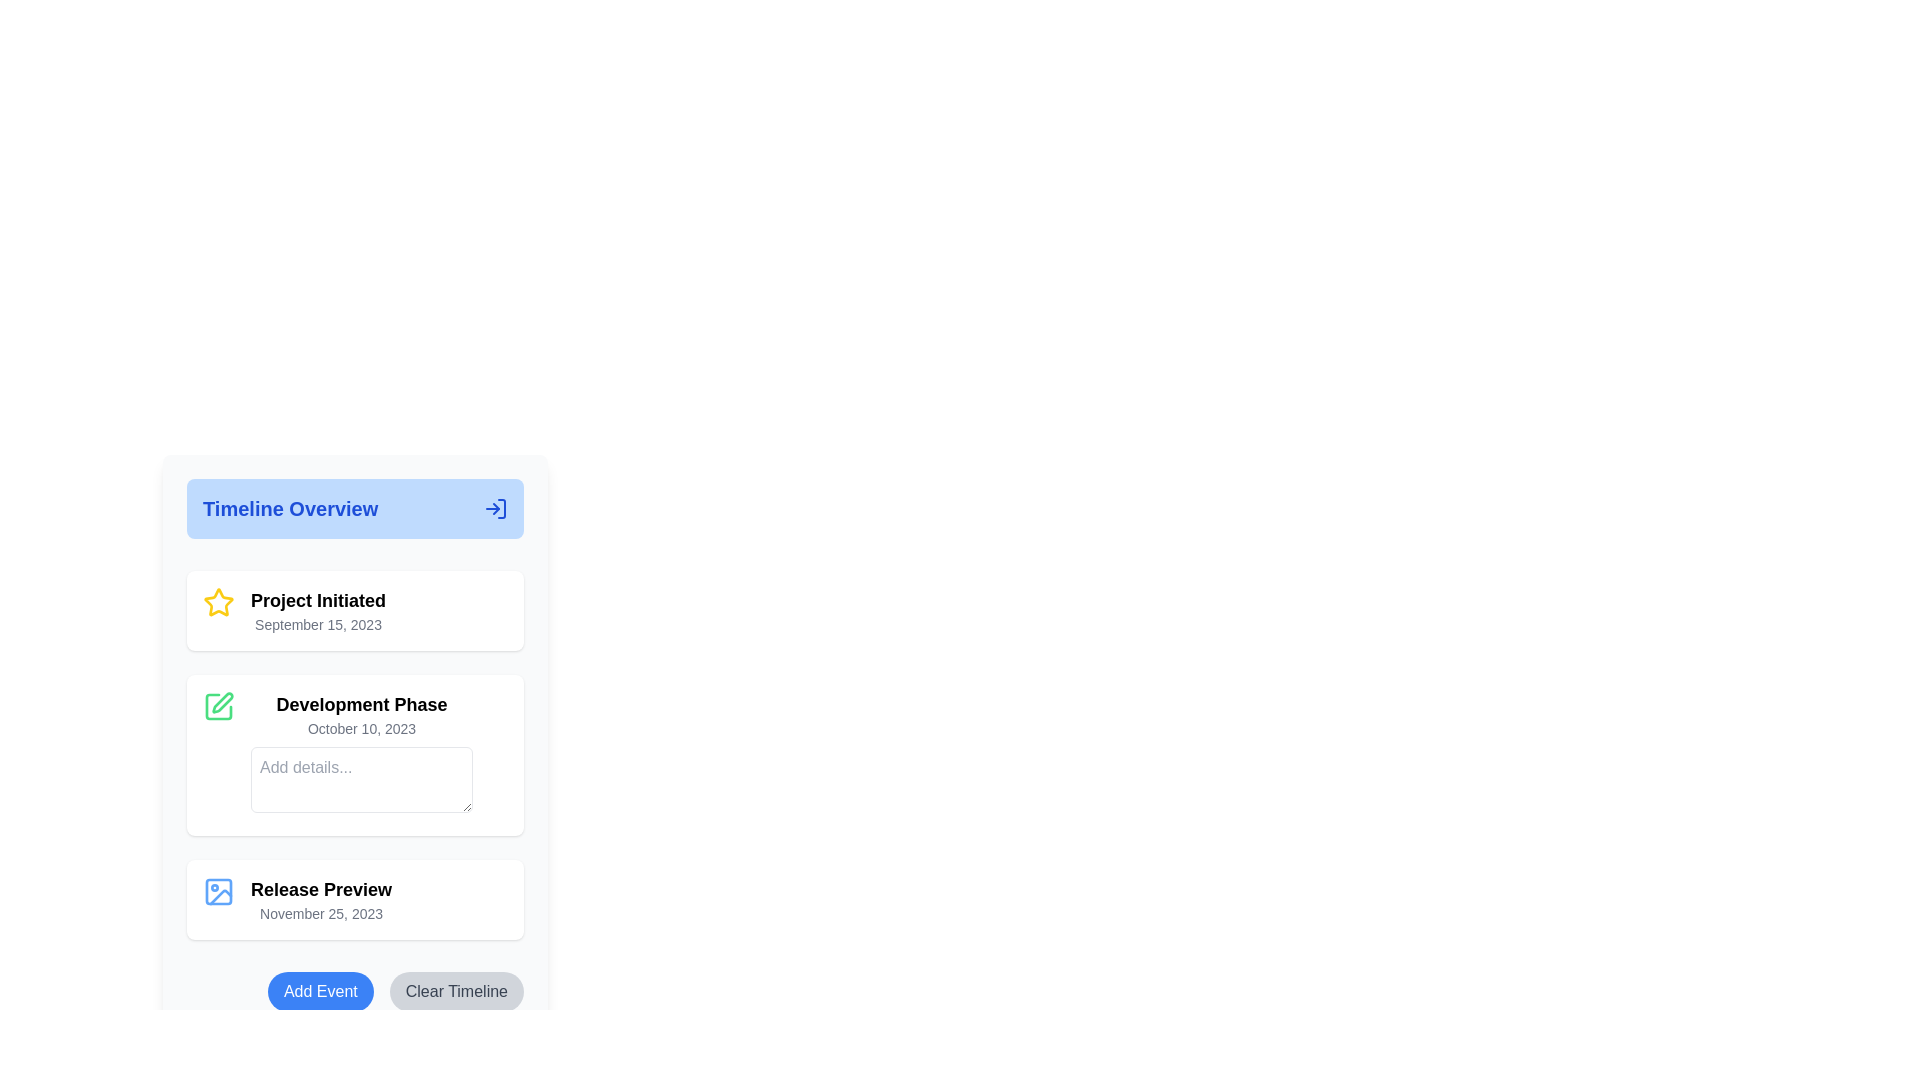 The height and width of the screenshot is (1080, 1920). Describe the element at coordinates (502, 508) in the screenshot. I see `the vertical line segment of the log-in or move-to-door sign icon located in the upper-right corner of the 'Timeline Overview' header` at that location.